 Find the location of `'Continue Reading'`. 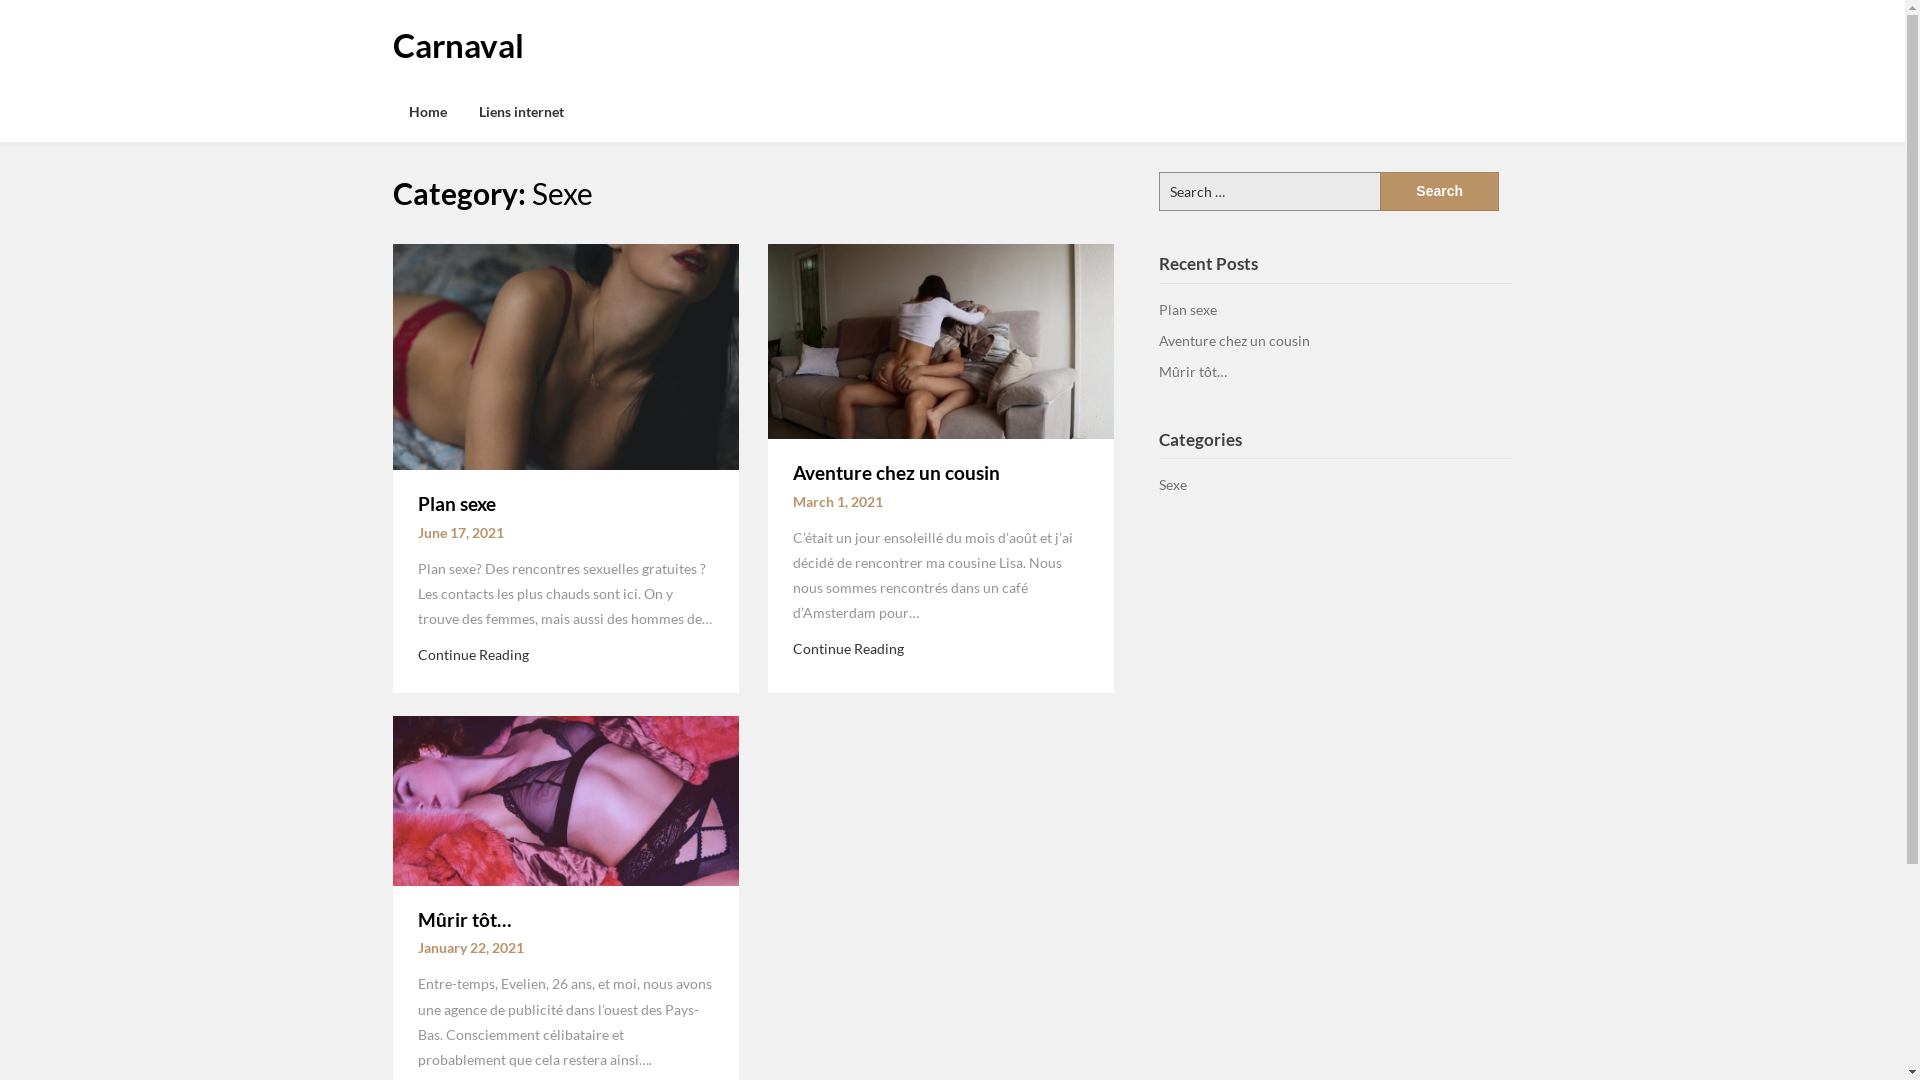

'Continue Reading' is located at coordinates (472, 654).